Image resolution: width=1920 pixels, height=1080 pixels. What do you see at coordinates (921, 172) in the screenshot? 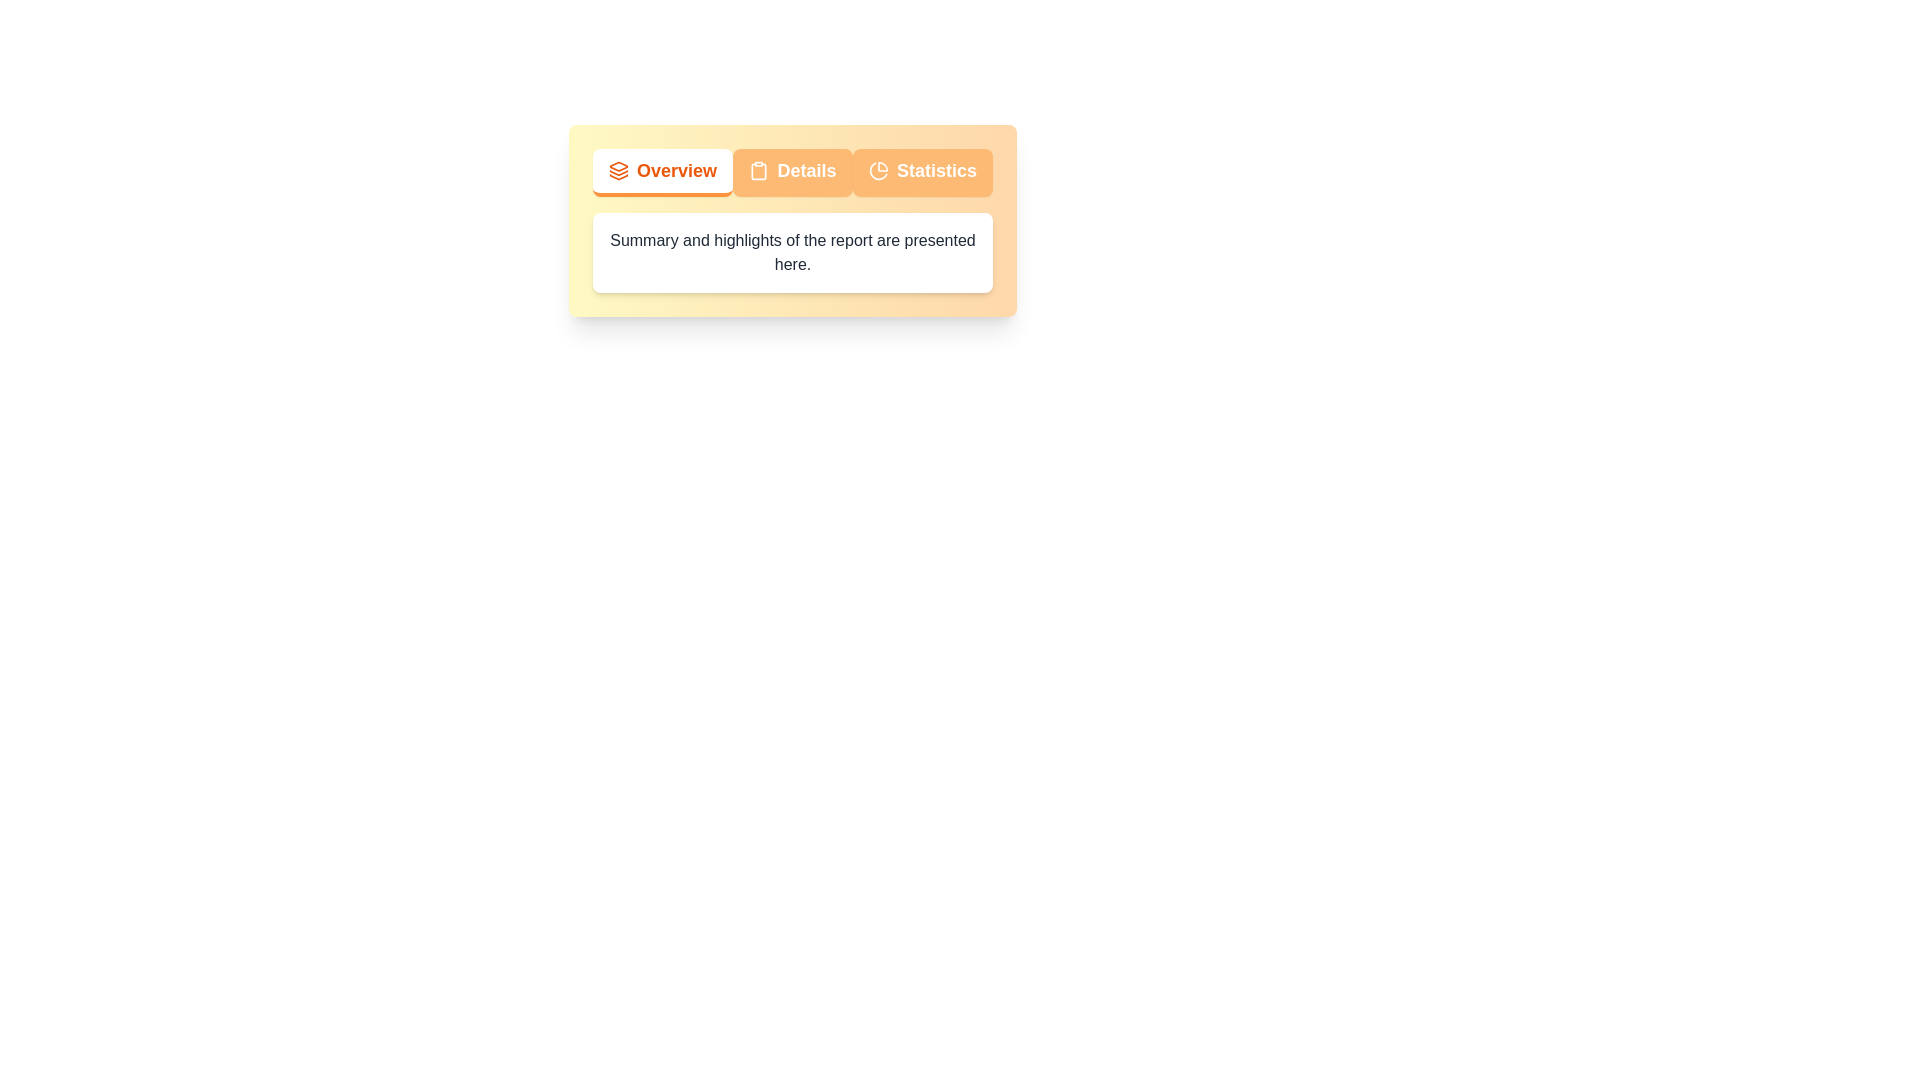
I see `the orange button labeled 'Statistics' with a pie chart icon` at bounding box center [921, 172].